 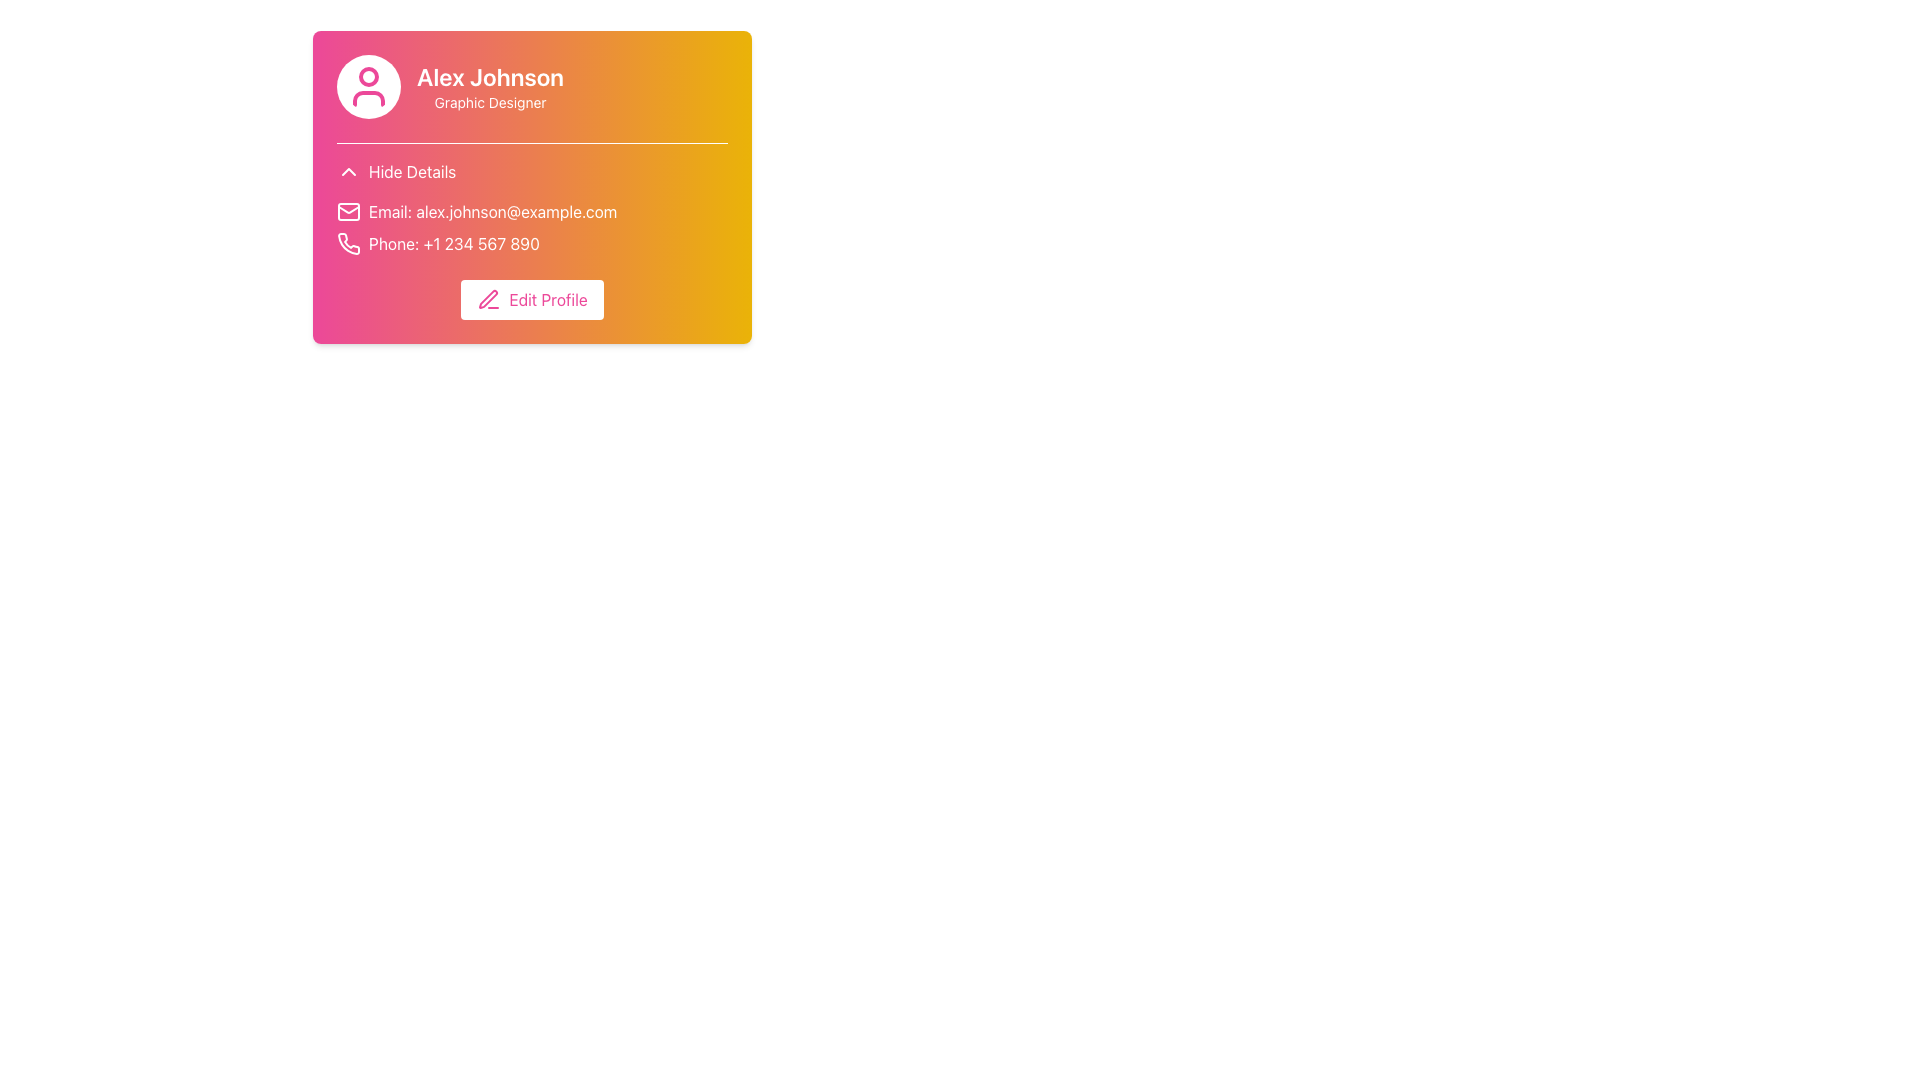 What do you see at coordinates (490, 86) in the screenshot?
I see `text block containing the title 'Alex Johnson' and the subtitle 'Graphic Designer' which is prominently displayed on a gradient background, located in the top-right area of the profile card` at bounding box center [490, 86].